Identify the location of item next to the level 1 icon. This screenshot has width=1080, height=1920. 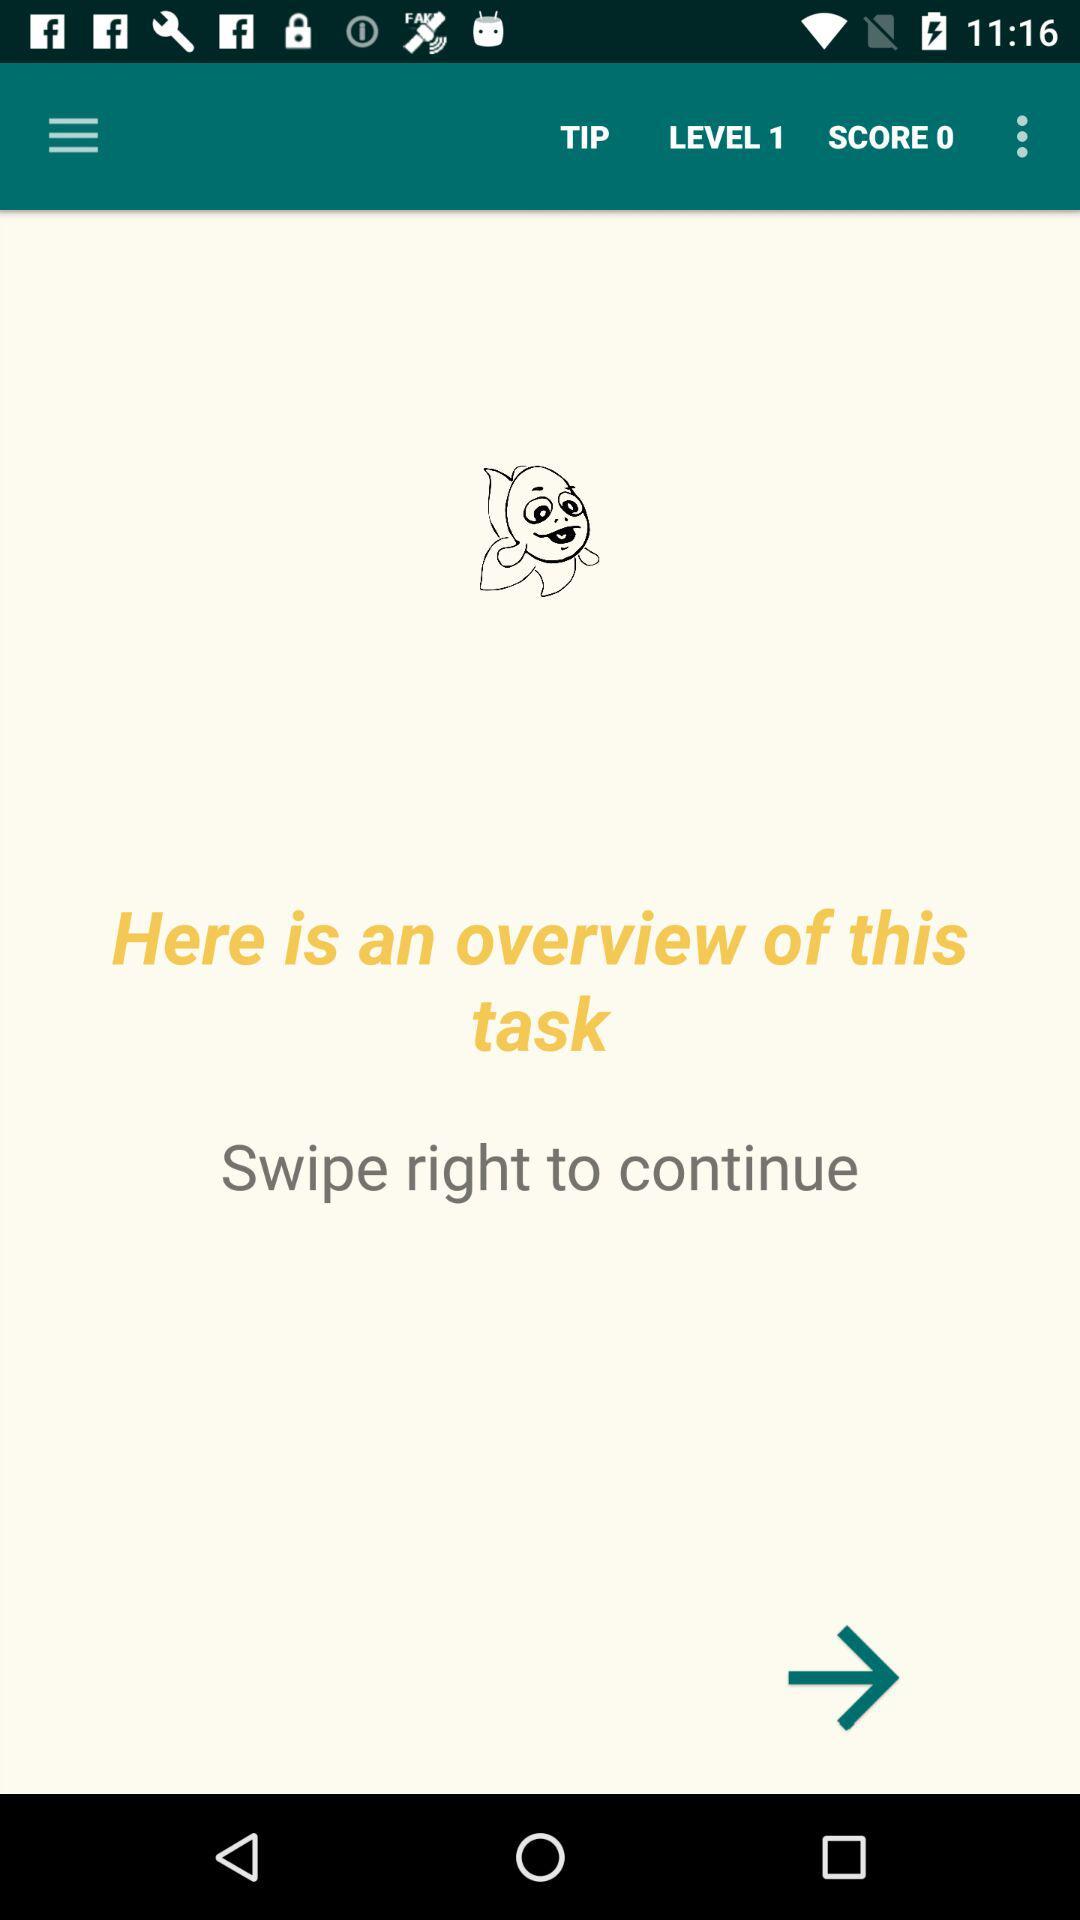
(890, 135).